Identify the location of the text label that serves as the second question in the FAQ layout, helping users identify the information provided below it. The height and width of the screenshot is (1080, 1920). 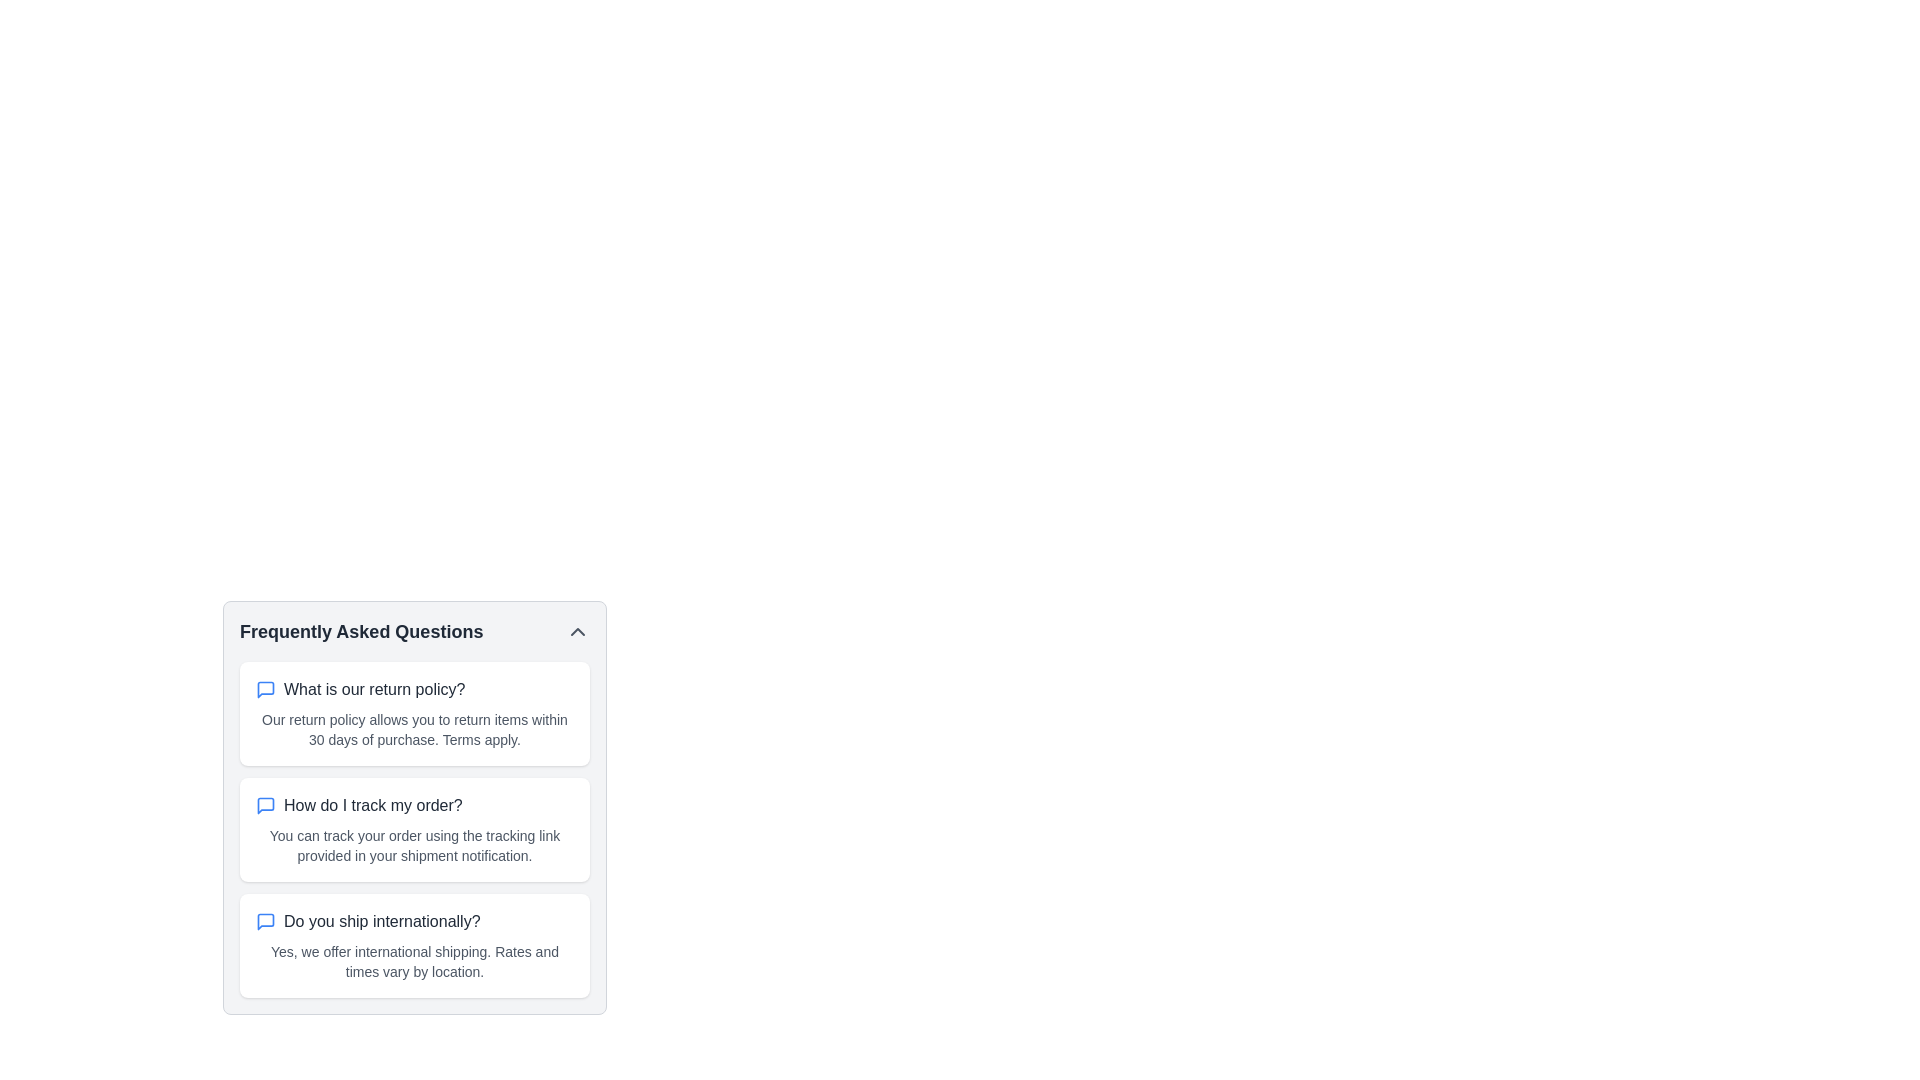
(373, 805).